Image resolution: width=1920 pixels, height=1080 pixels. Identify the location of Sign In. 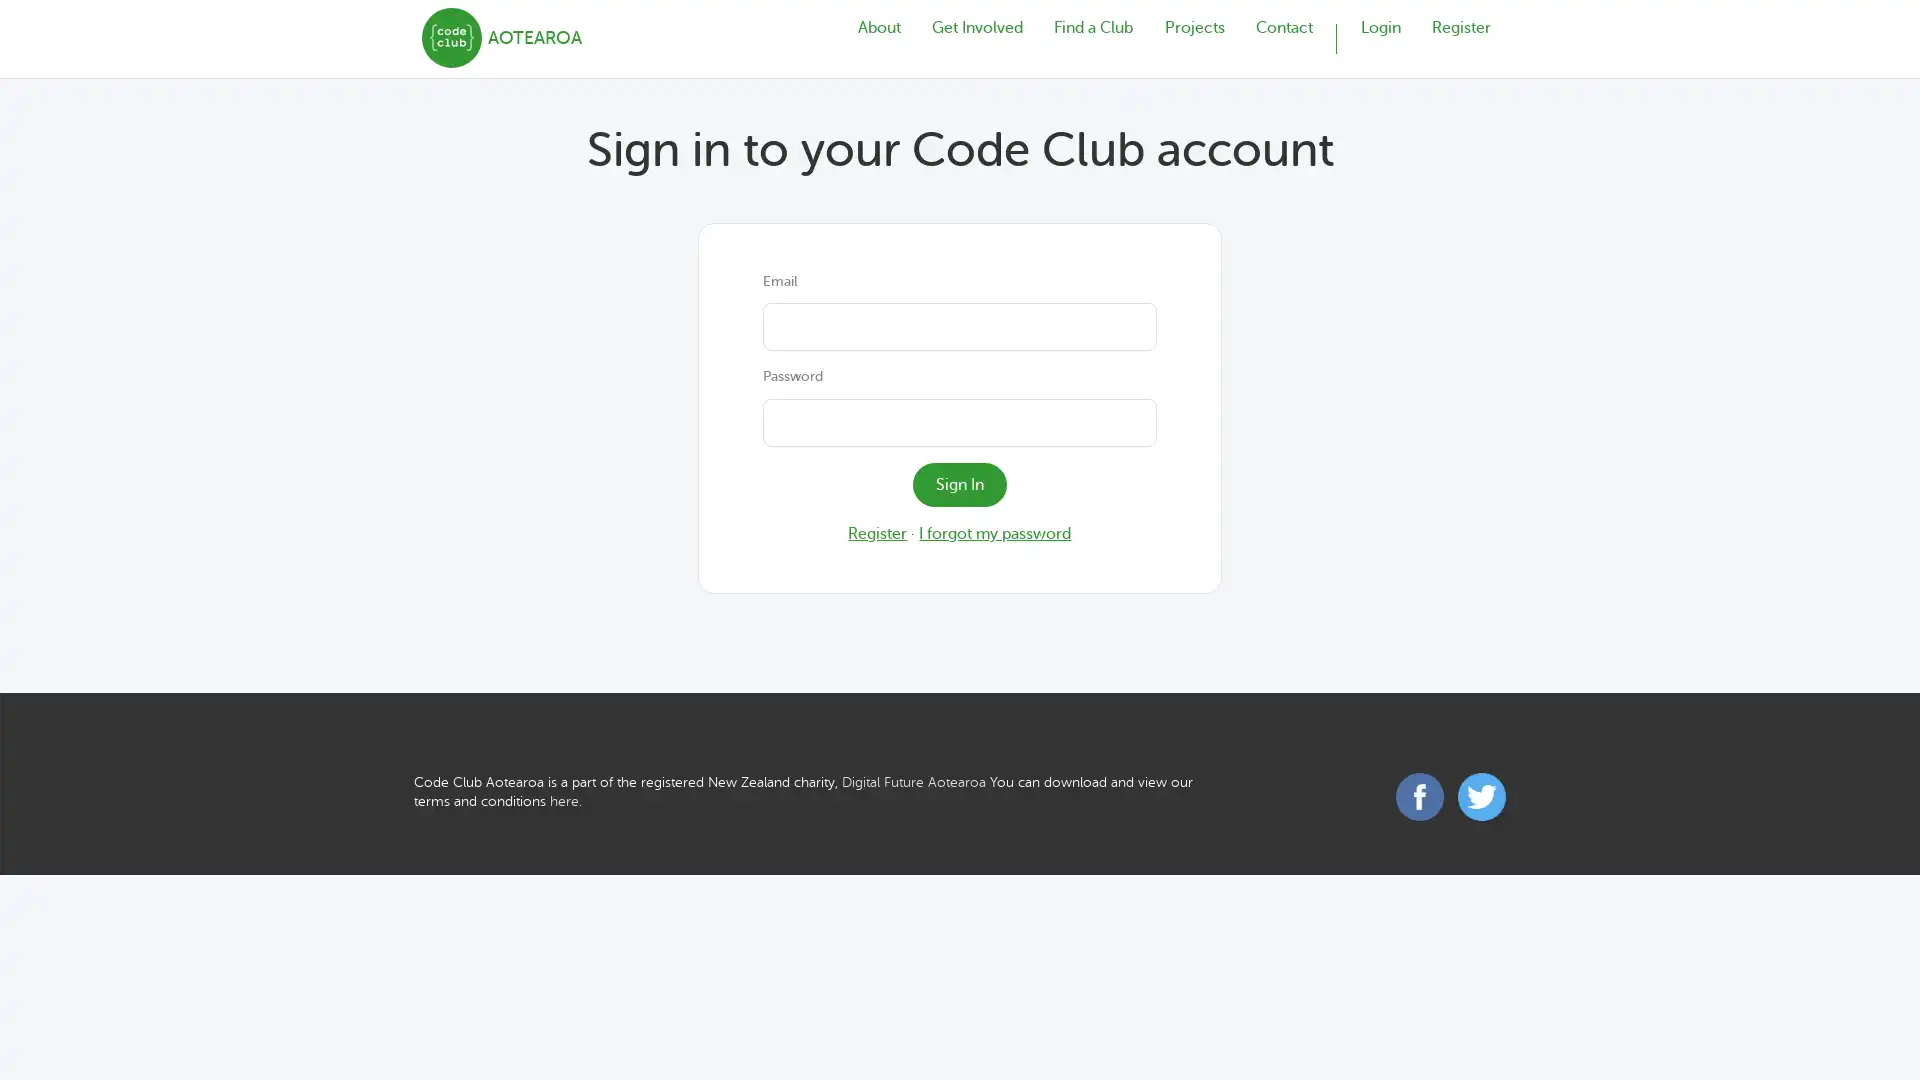
(958, 483).